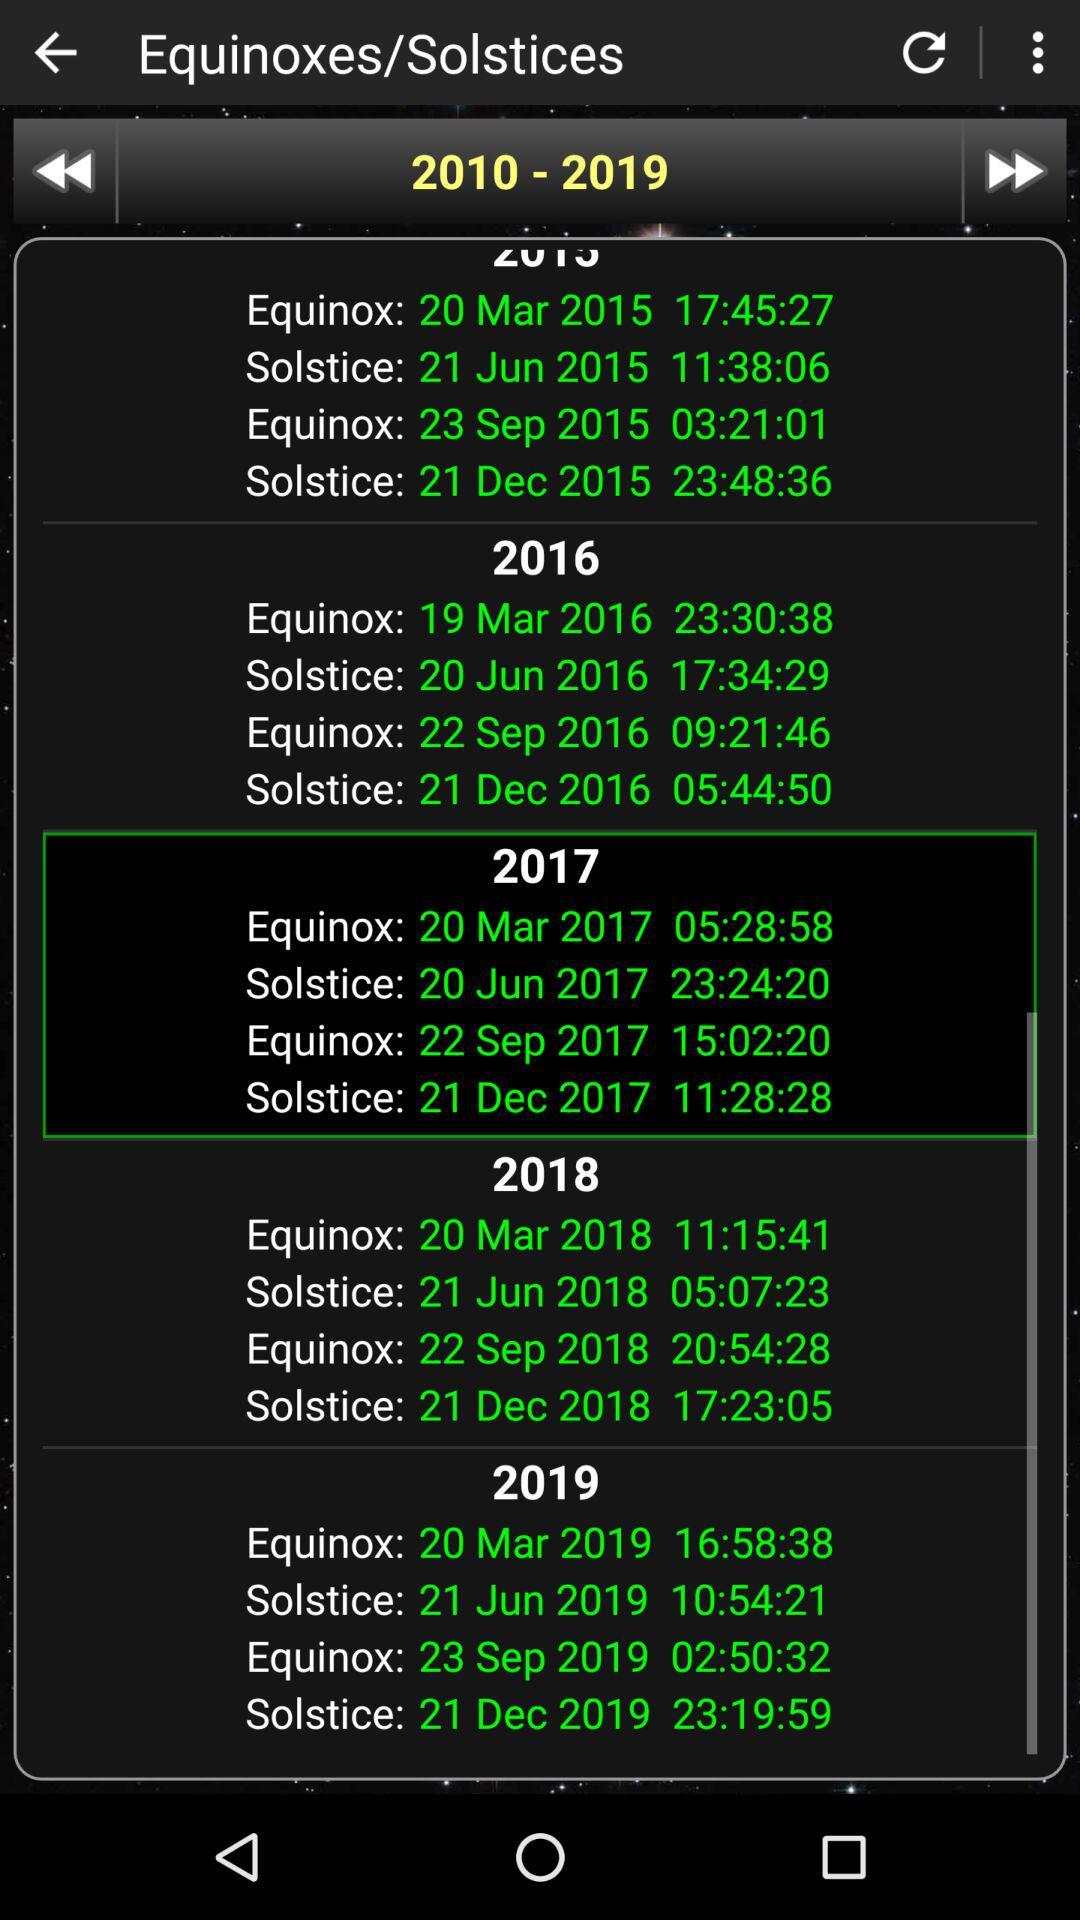 This screenshot has height=1920, width=1080. I want to click on next, so click(1015, 171).